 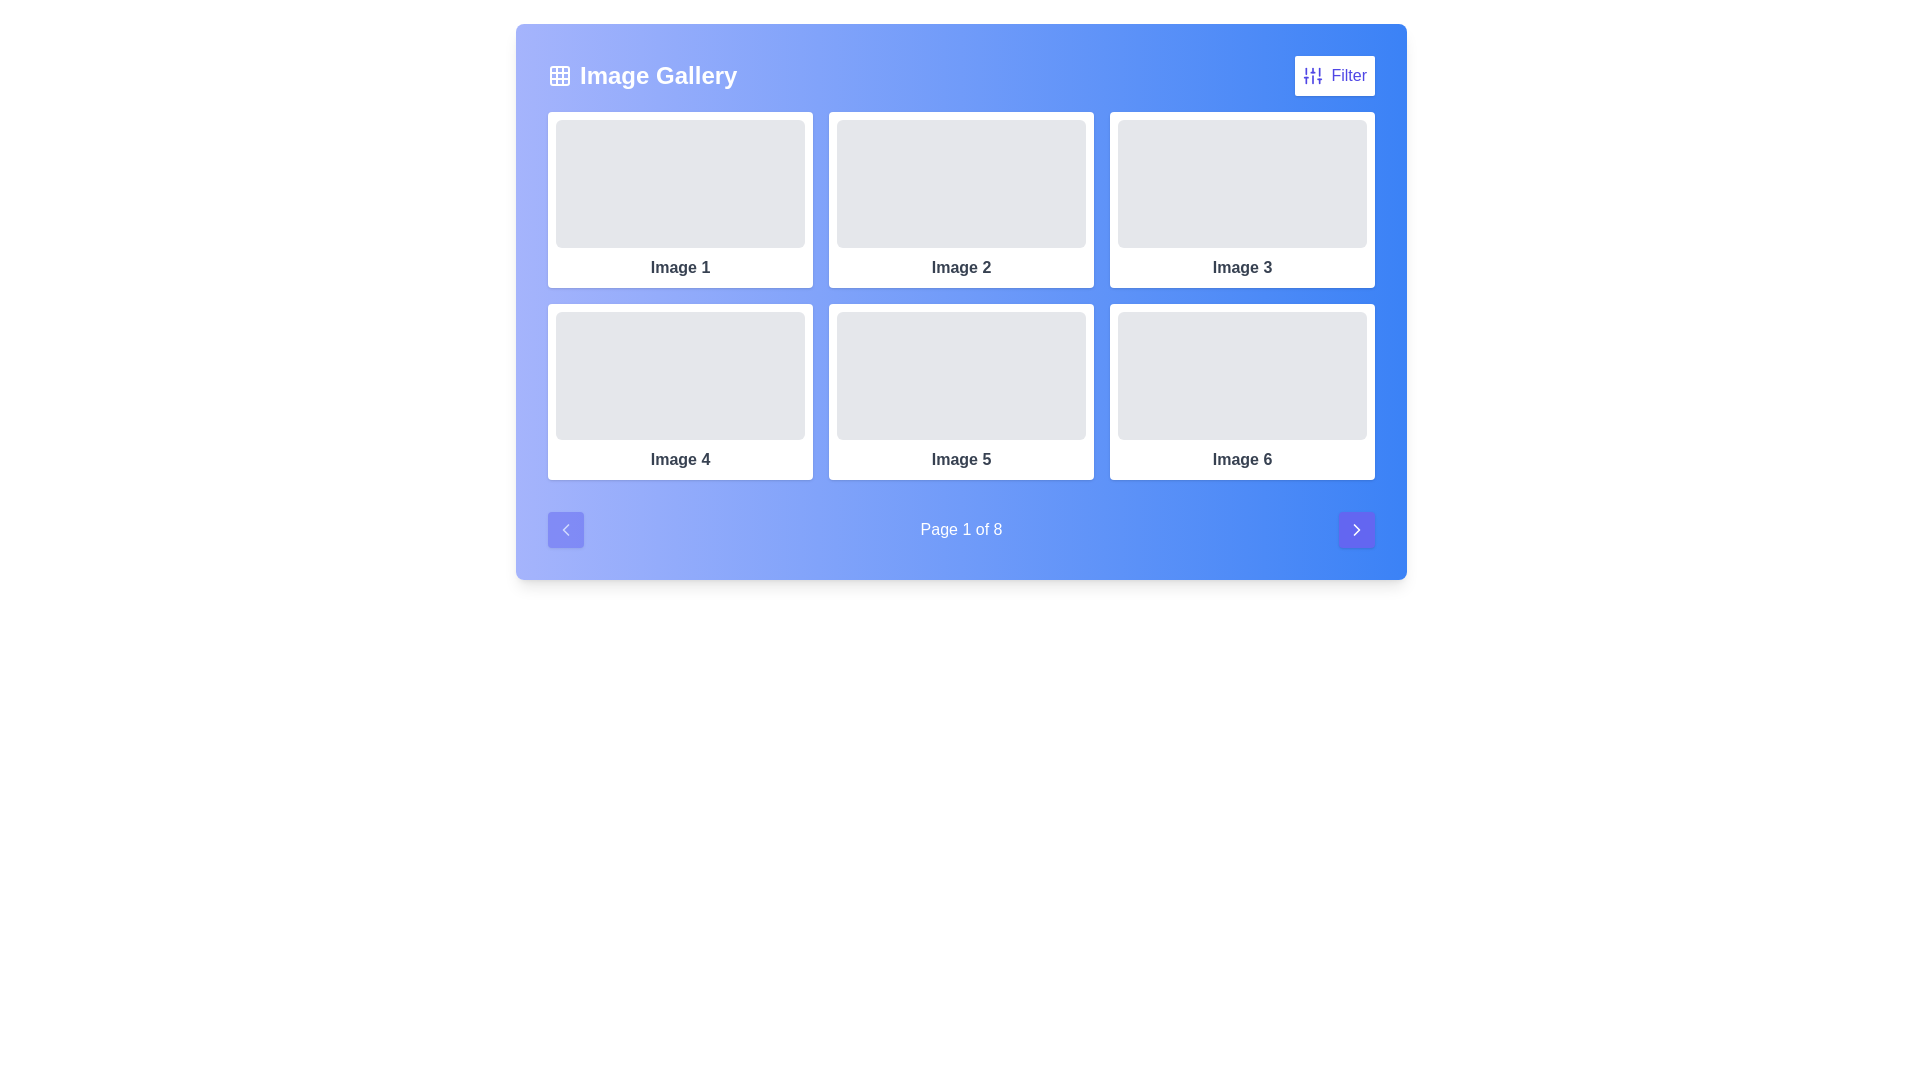 I want to click on the informational text indicating the current pagination status, which shows the user is on page 1 out of 8, so click(x=961, y=528).